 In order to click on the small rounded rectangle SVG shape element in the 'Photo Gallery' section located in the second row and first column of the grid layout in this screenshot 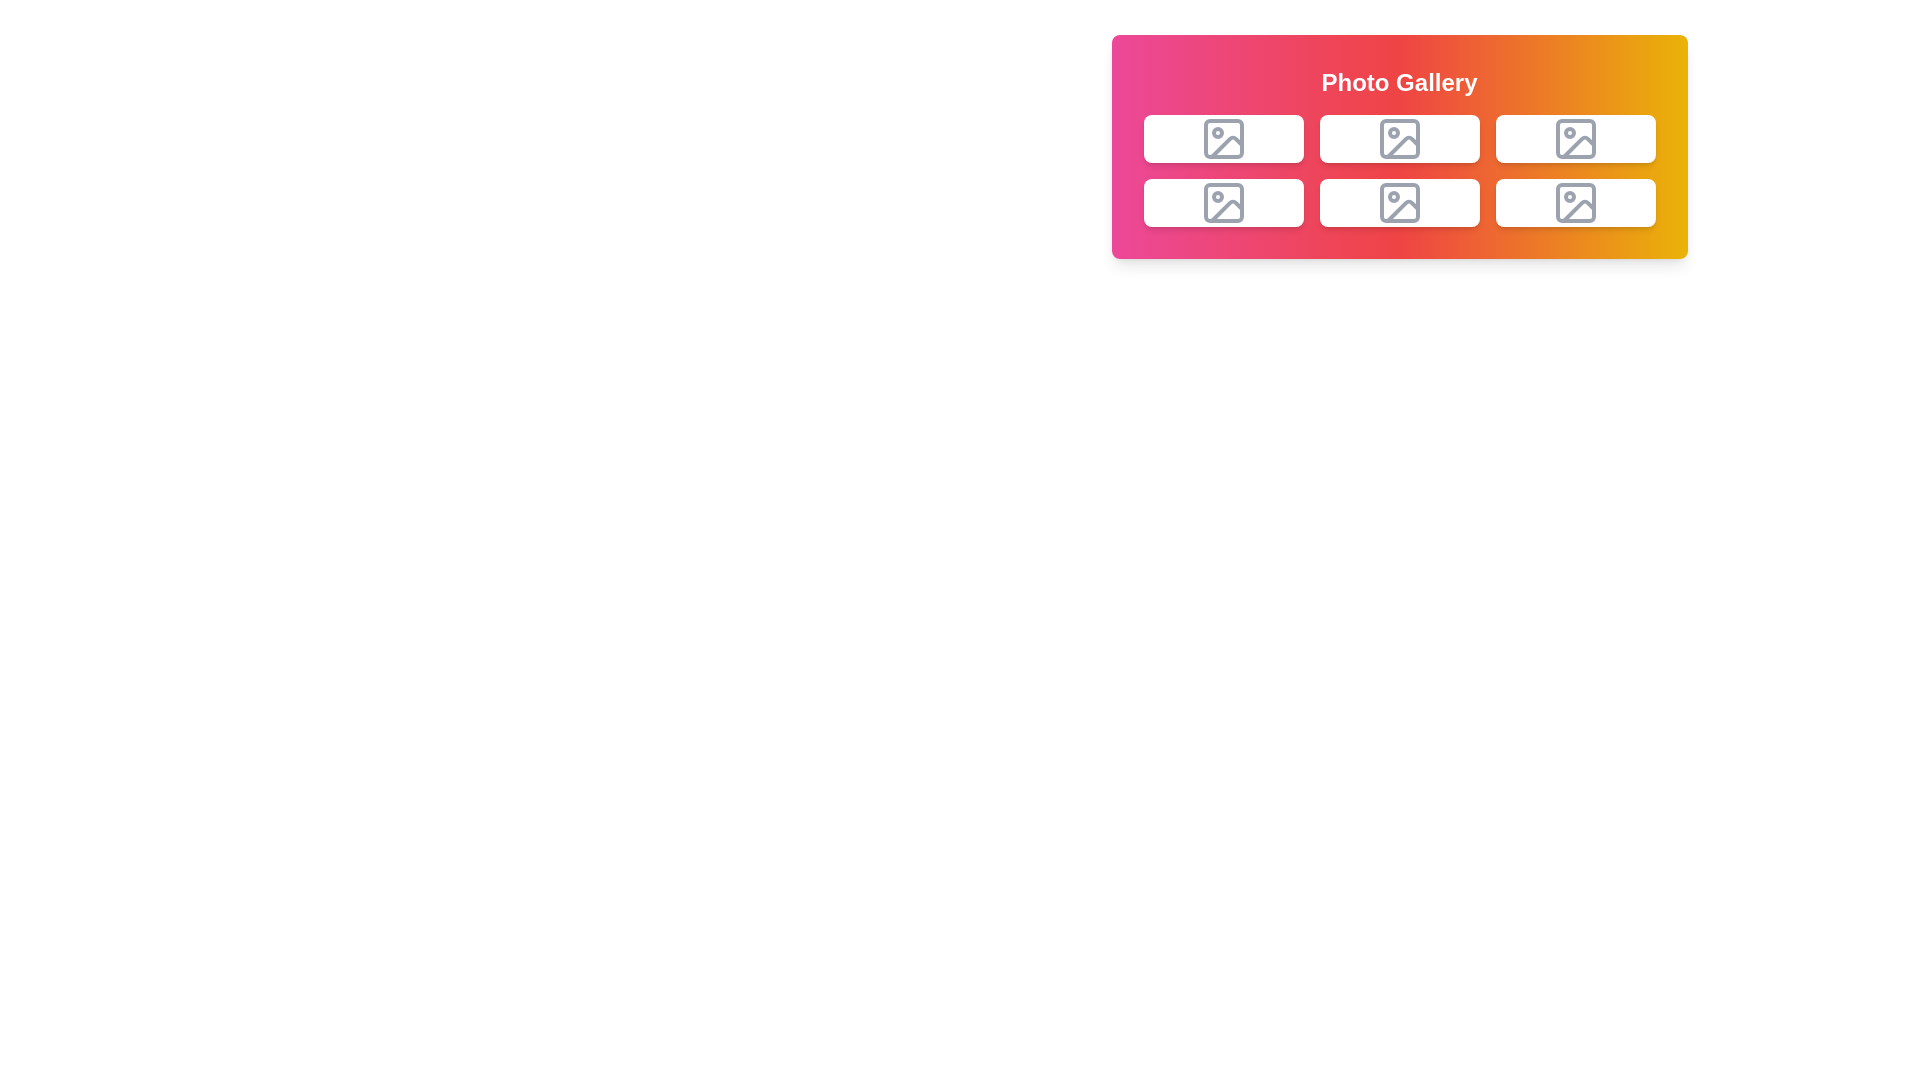, I will do `click(1222, 203)`.